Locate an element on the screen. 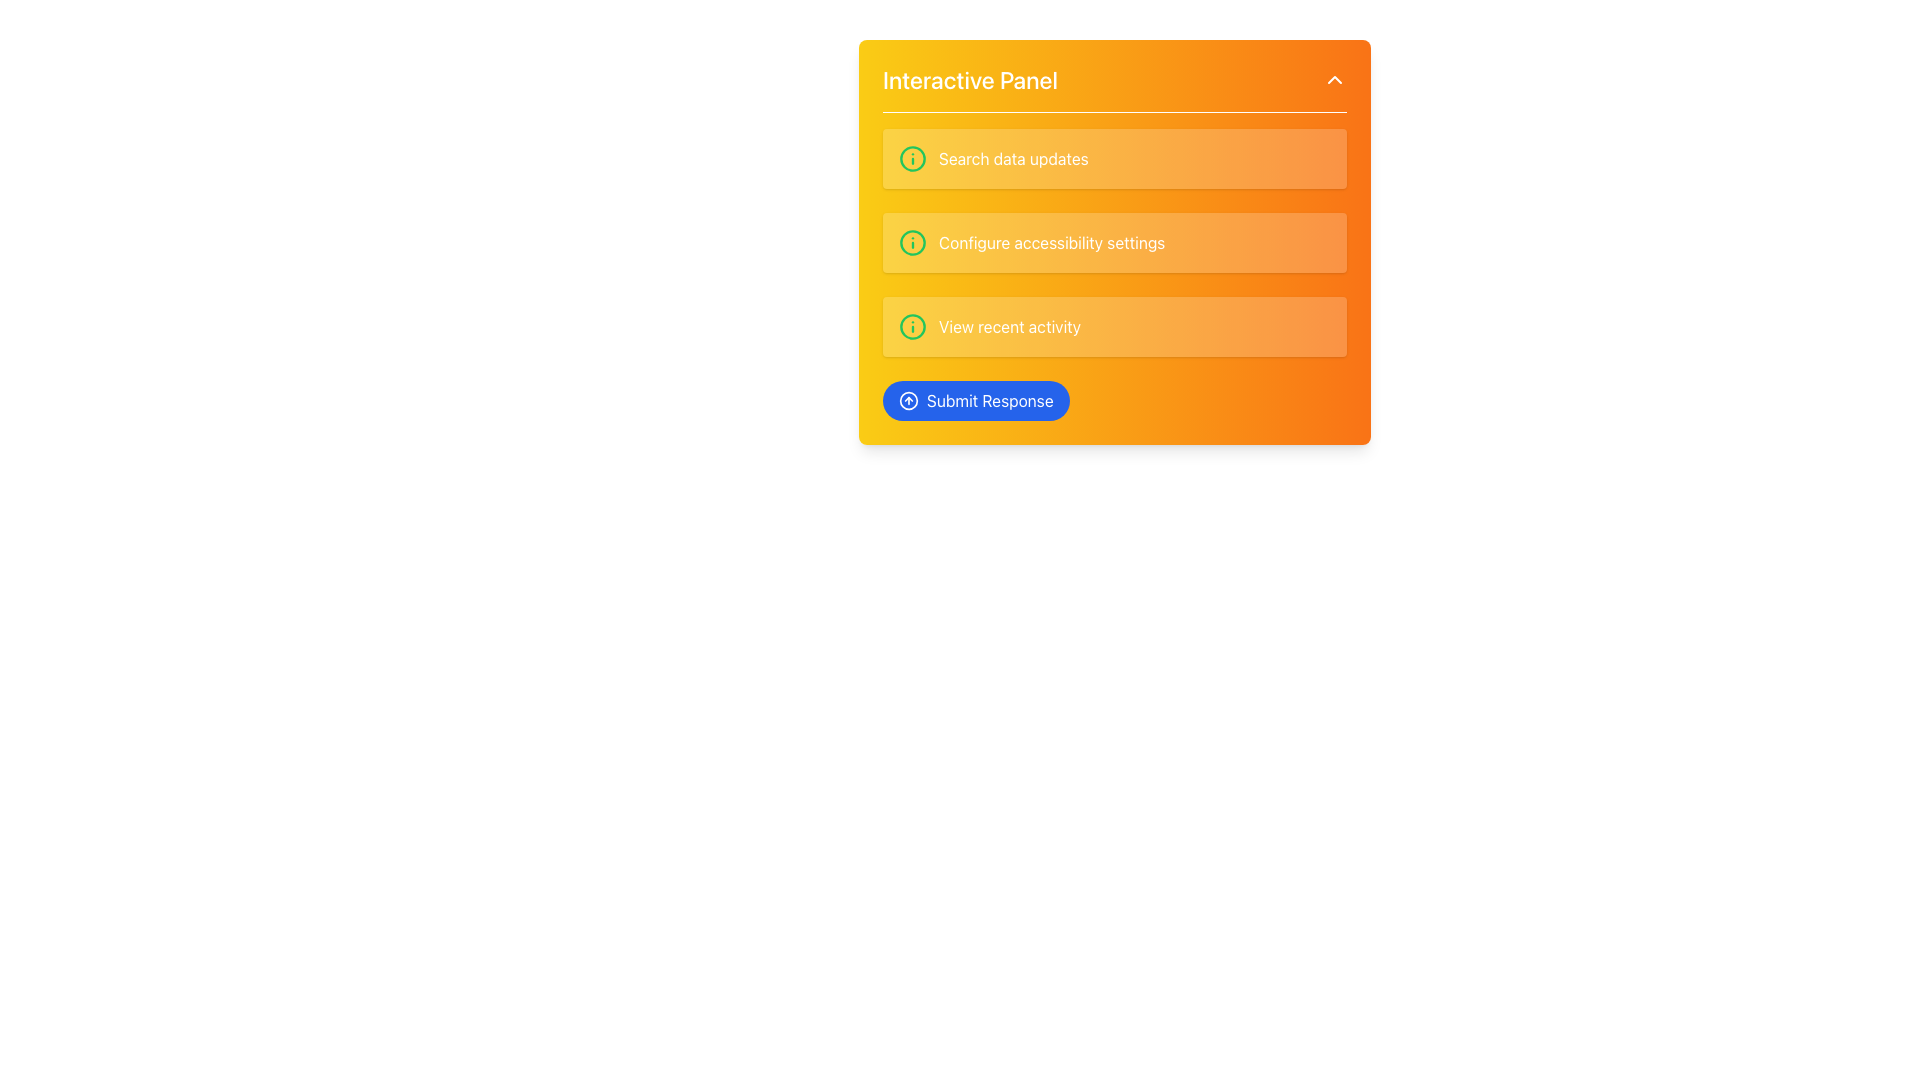 This screenshot has width=1920, height=1080. the title text 'Interactive Panel' located within the header of the orange panel, which serves as the heading for the content below it is located at coordinates (970, 79).